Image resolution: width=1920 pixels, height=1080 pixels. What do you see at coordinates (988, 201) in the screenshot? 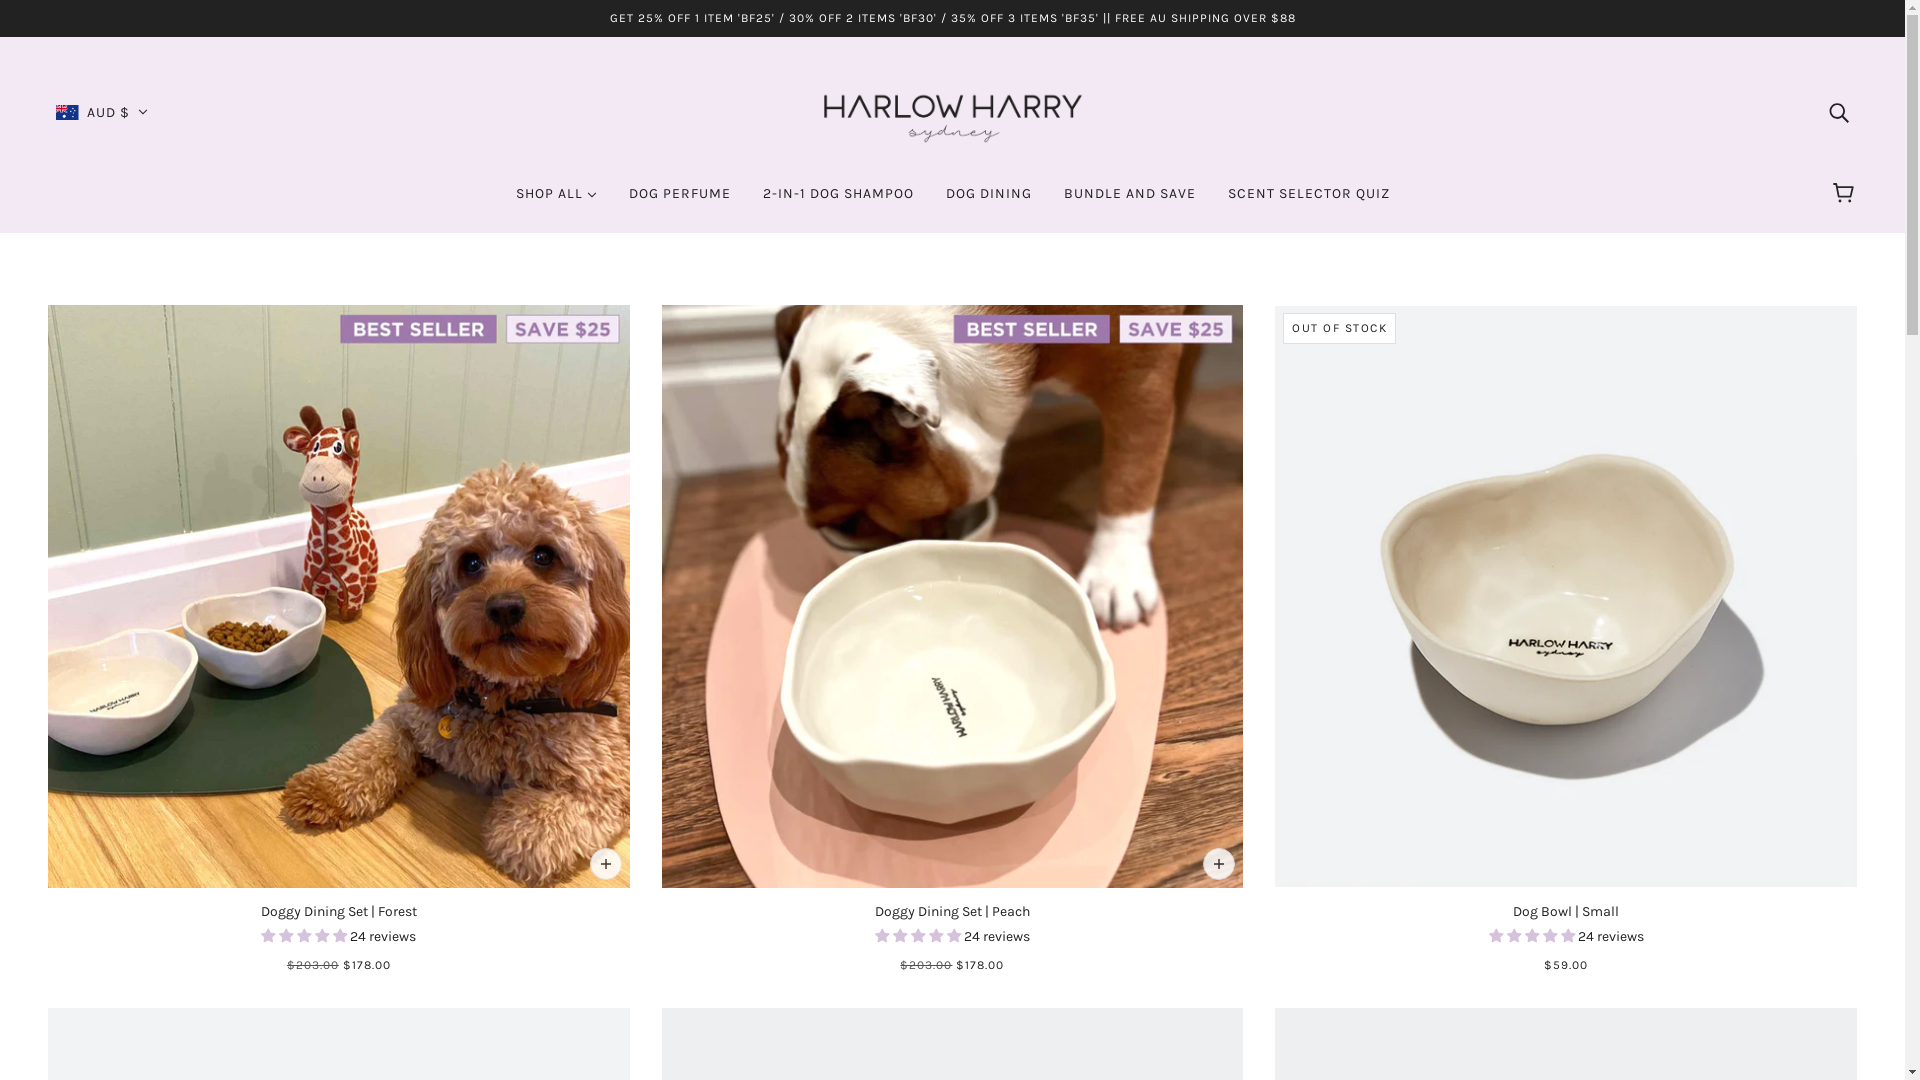
I see `'DOG DINING'` at bounding box center [988, 201].